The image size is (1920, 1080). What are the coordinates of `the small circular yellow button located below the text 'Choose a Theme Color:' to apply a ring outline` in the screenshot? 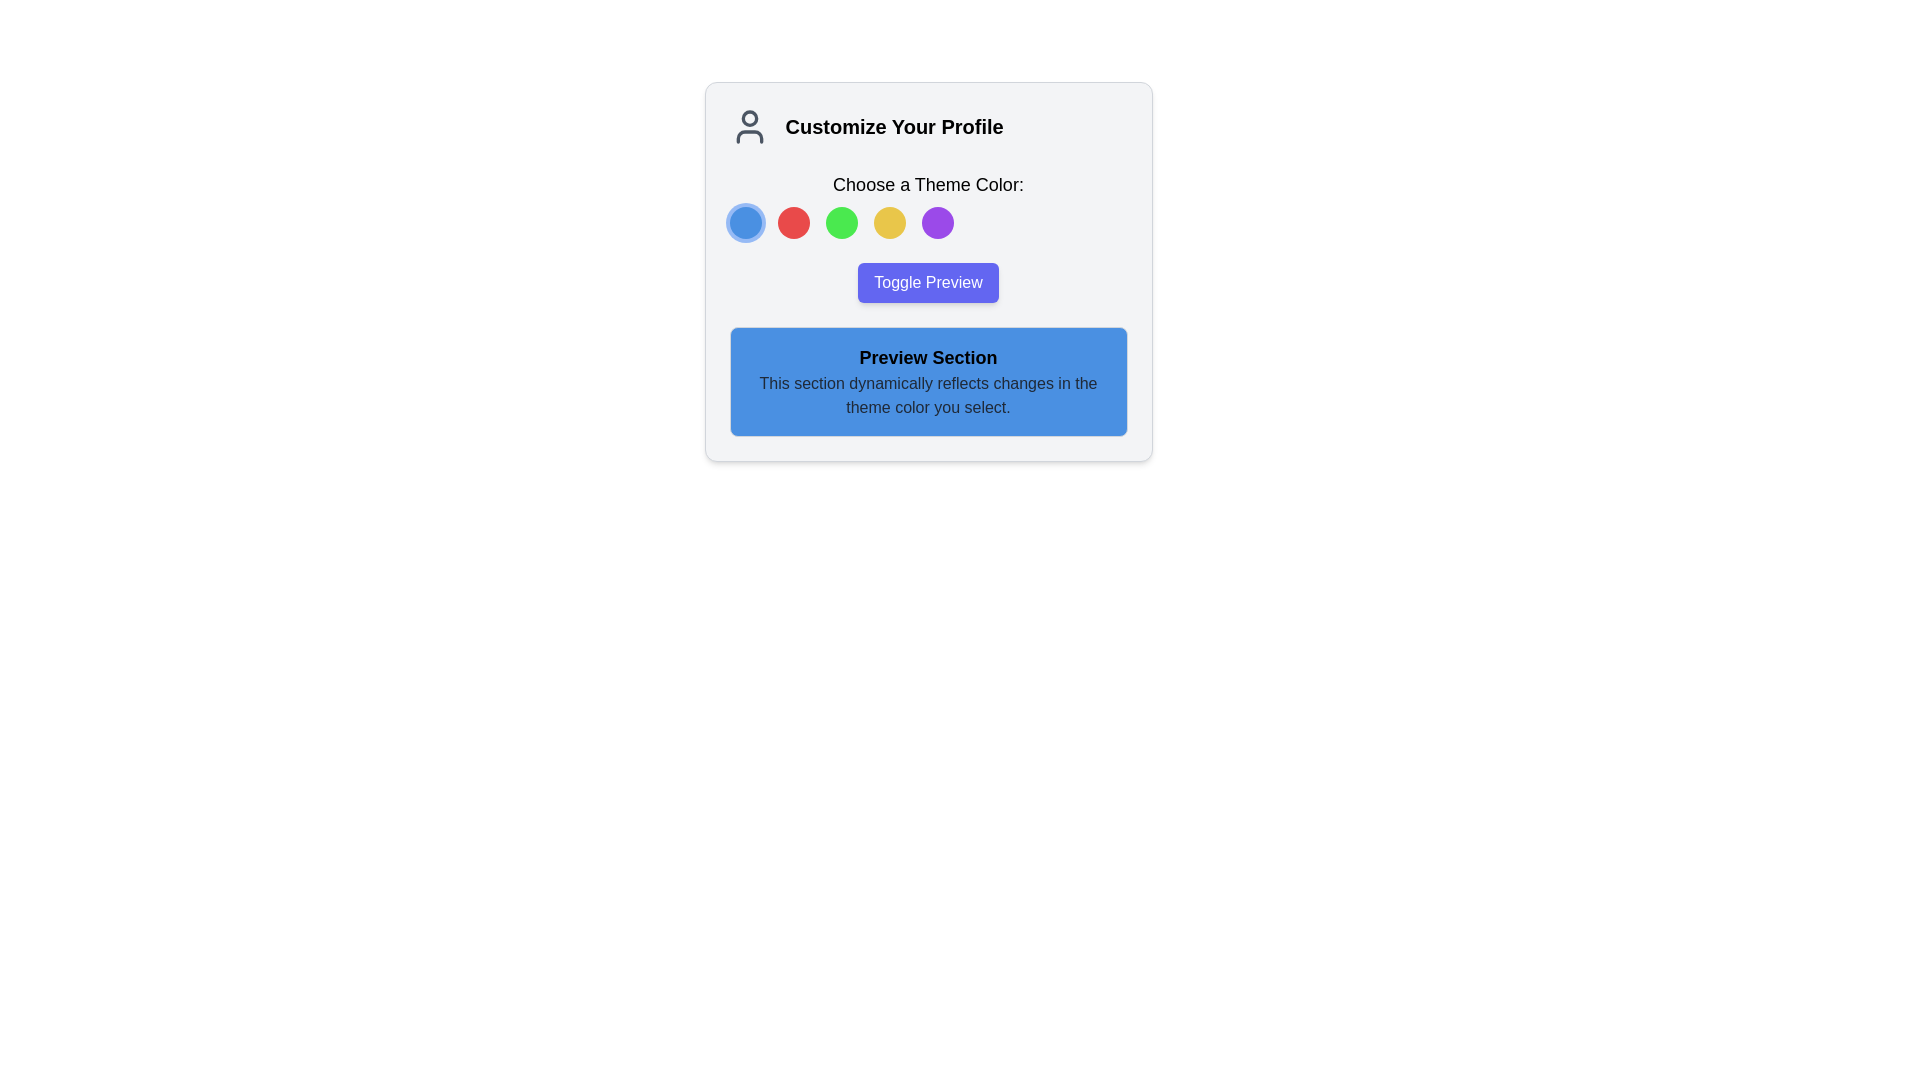 It's located at (888, 223).